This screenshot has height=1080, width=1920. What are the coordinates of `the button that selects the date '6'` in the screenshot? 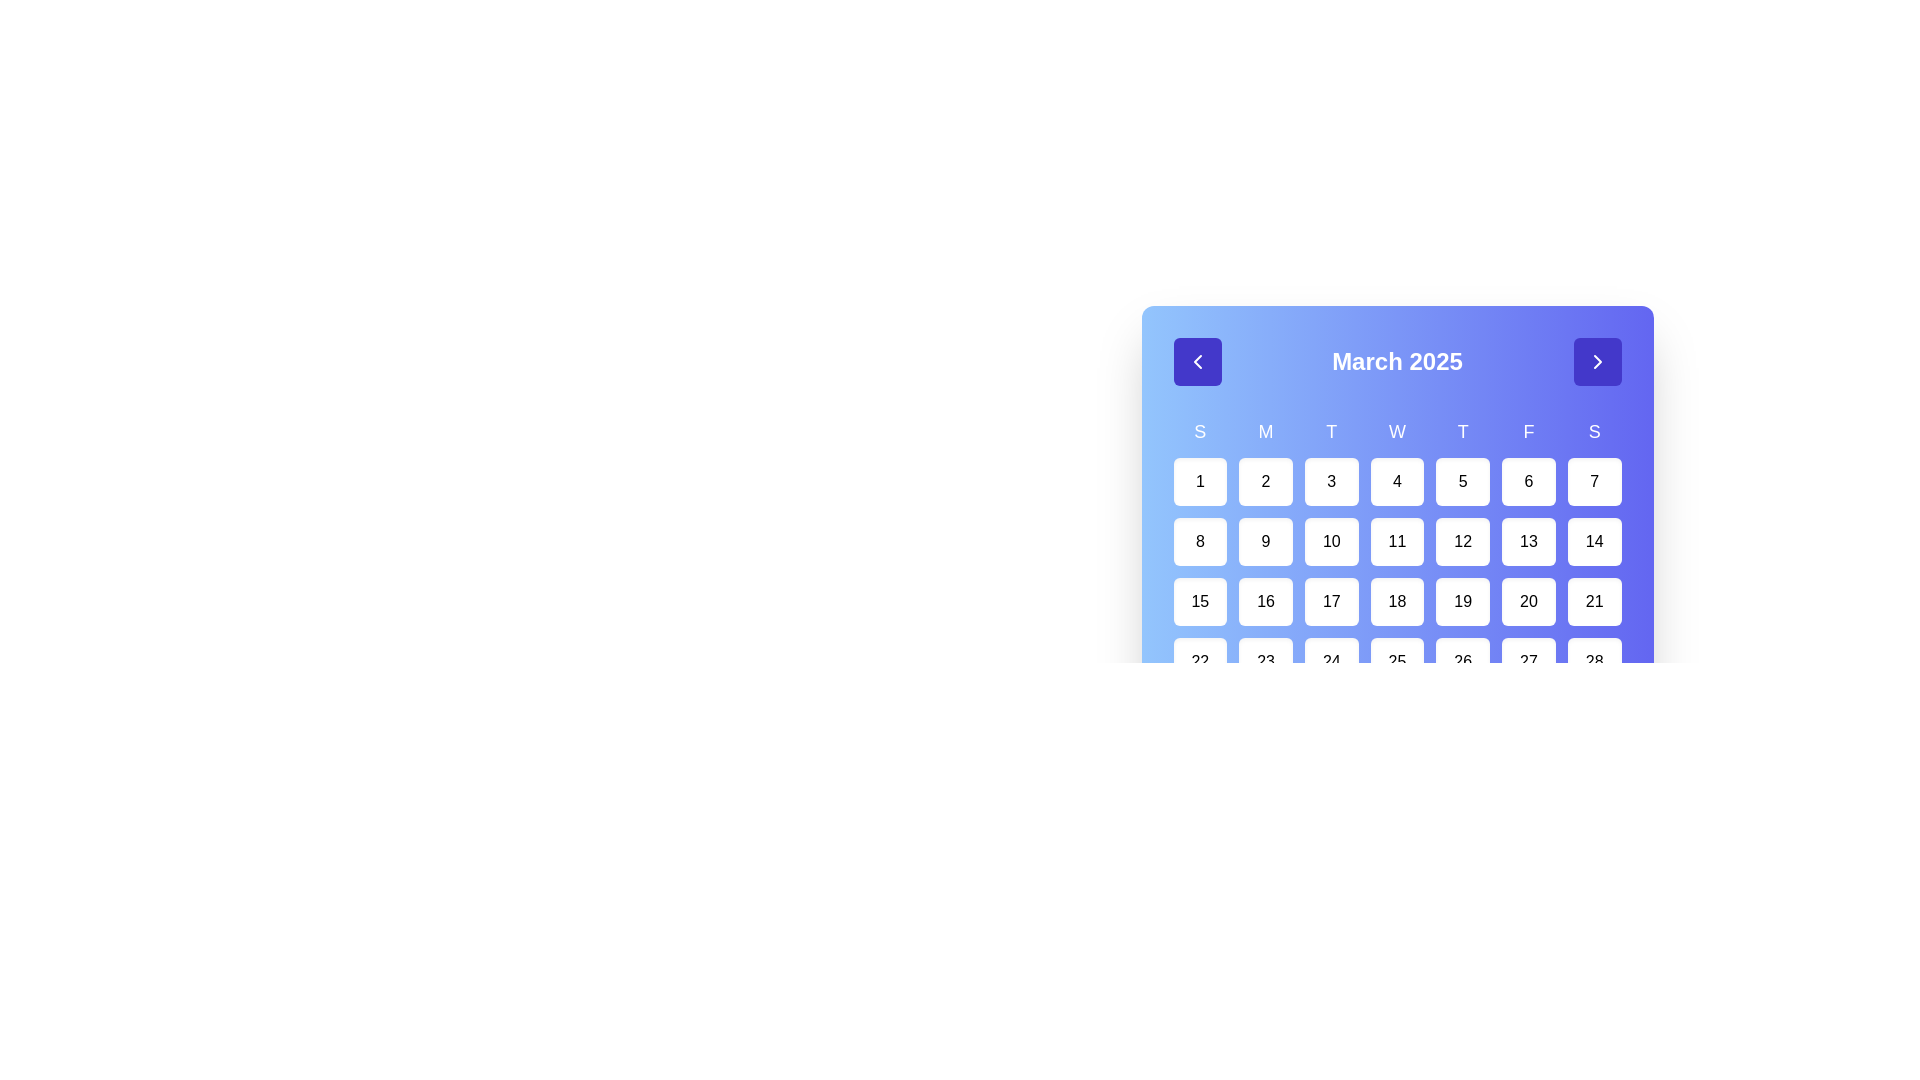 It's located at (1527, 482).